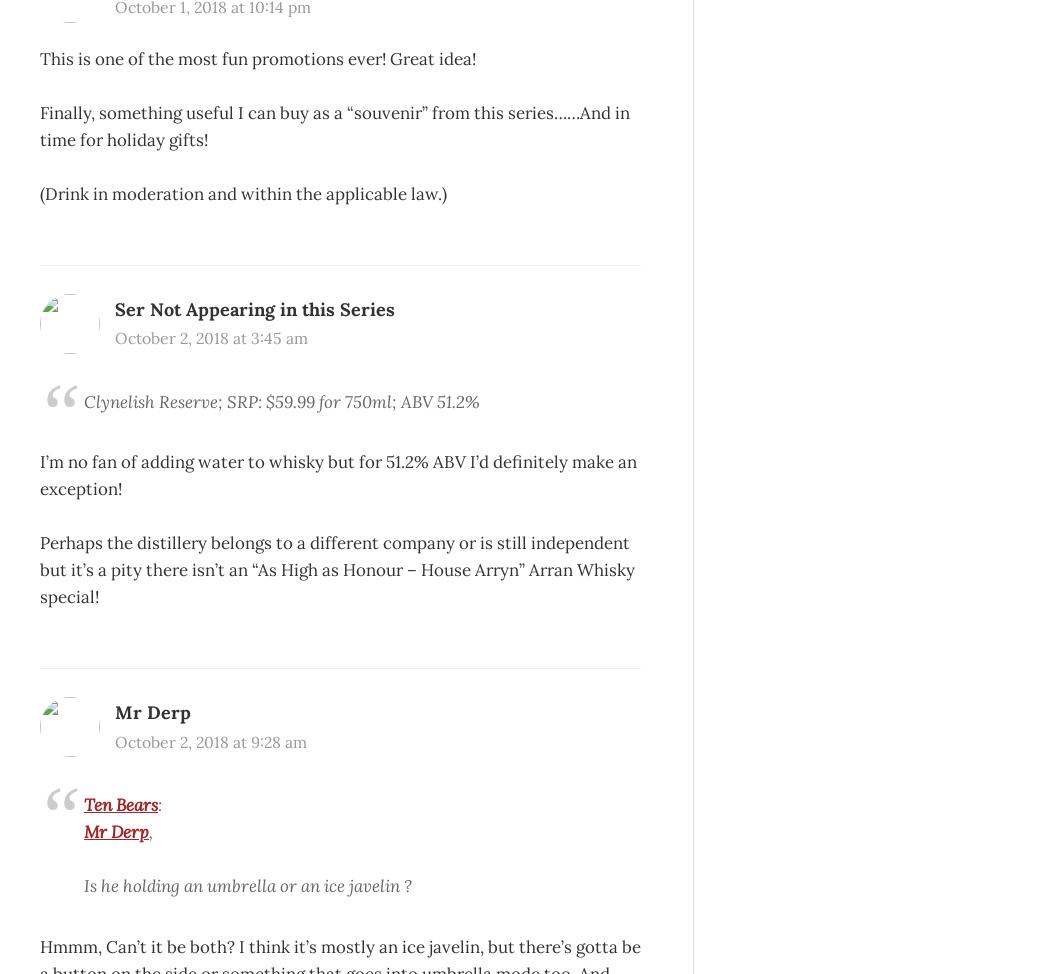 The height and width of the screenshot is (974, 1042). What do you see at coordinates (210, 337) in the screenshot?
I see `'October 2, 2018 at 3:45 am'` at bounding box center [210, 337].